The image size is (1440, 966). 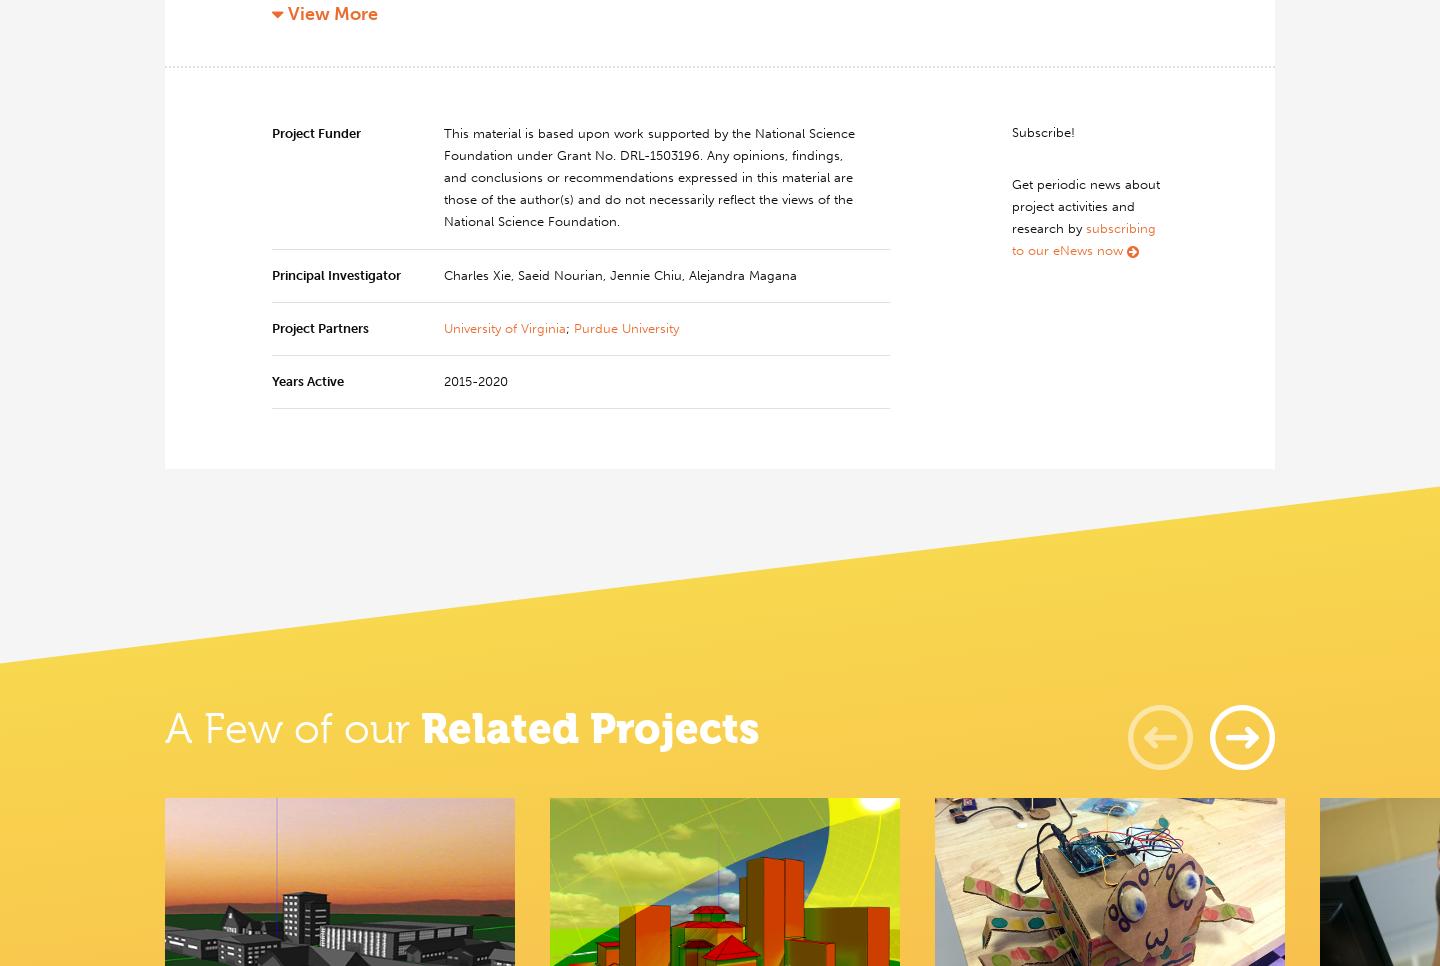 What do you see at coordinates (625, 327) in the screenshot?
I see `'Purdue University'` at bounding box center [625, 327].